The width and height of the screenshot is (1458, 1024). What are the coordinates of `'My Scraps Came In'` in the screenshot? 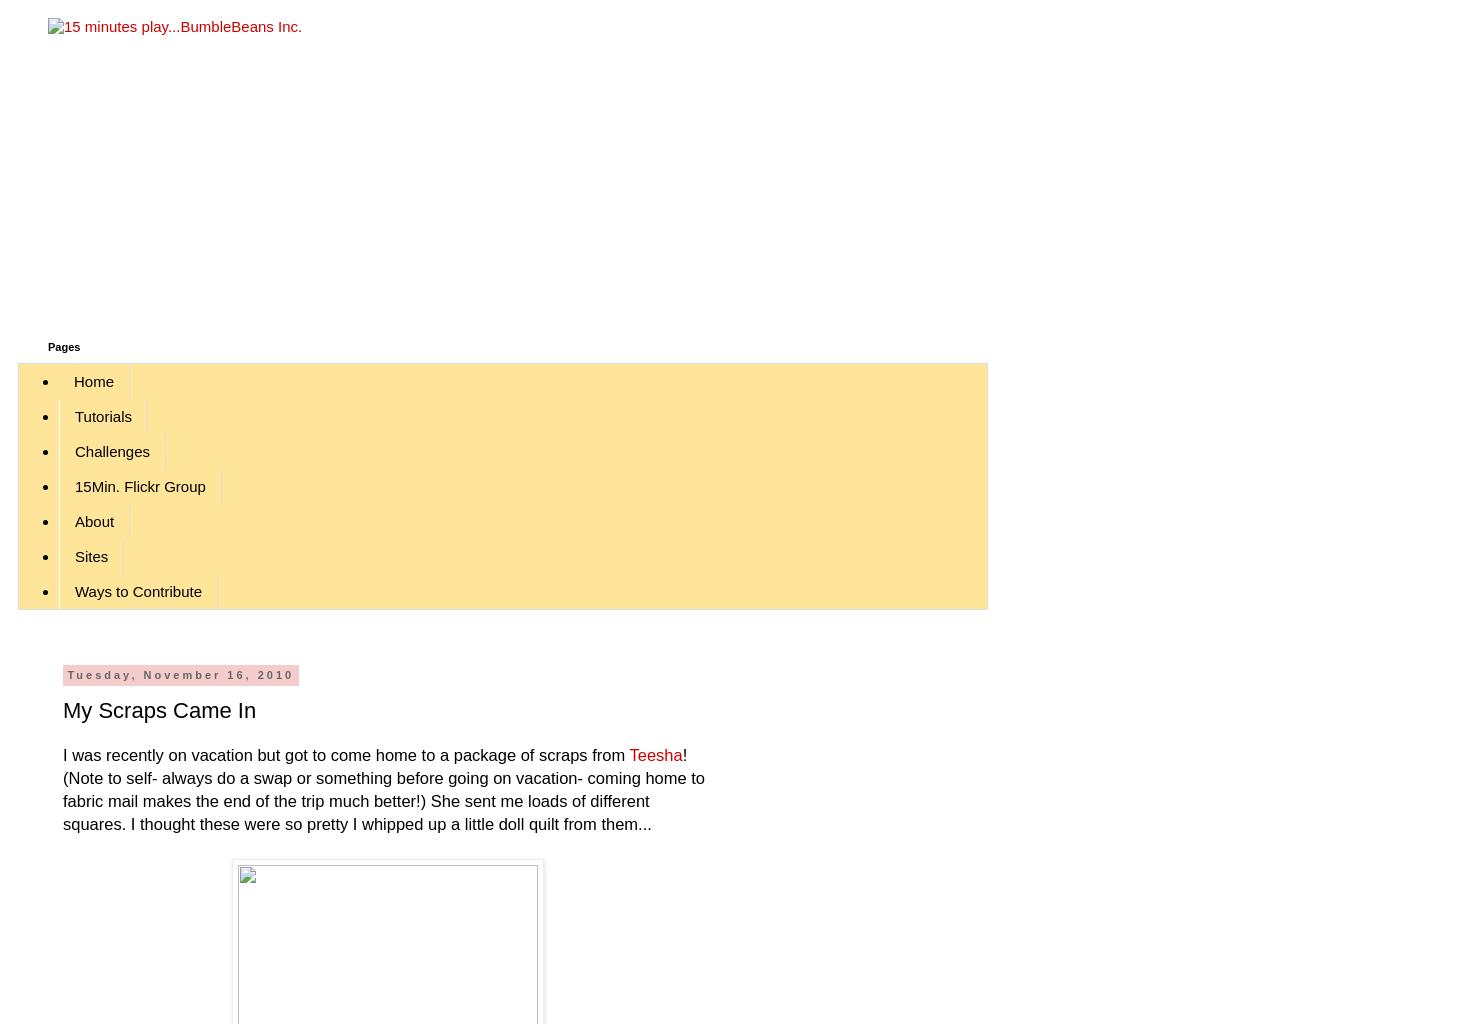 It's located at (158, 709).